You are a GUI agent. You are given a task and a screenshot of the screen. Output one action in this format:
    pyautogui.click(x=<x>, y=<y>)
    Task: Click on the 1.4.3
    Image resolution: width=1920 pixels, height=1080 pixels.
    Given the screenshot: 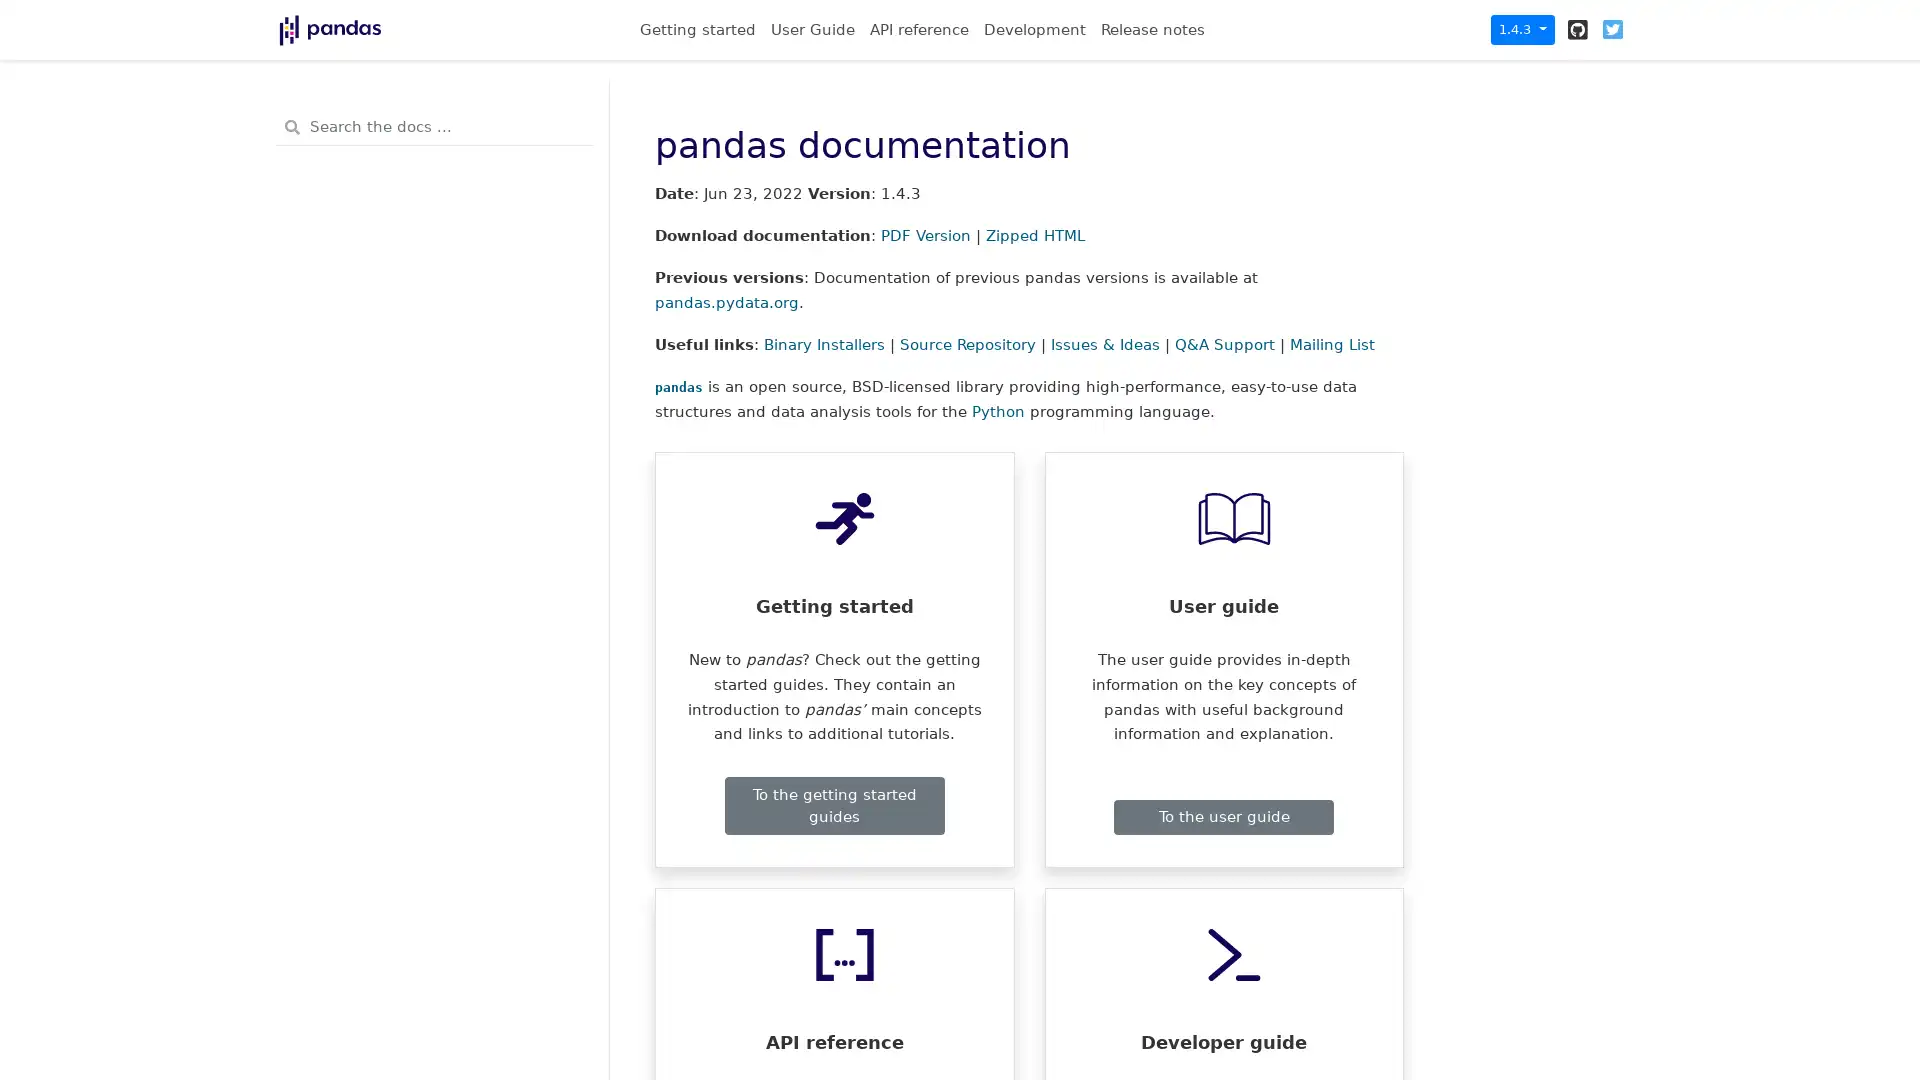 What is the action you would take?
    pyautogui.click(x=1521, y=29)
    